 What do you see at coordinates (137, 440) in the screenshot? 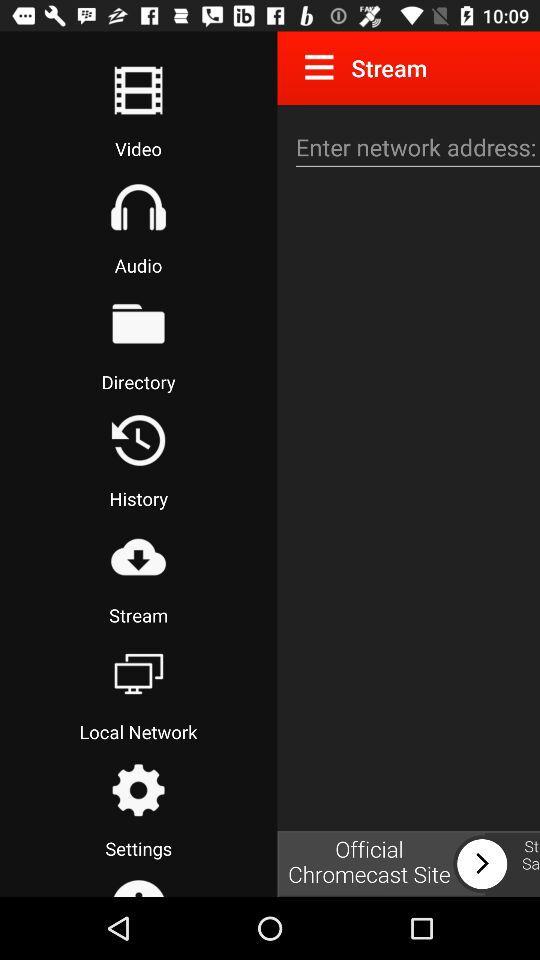
I see `go back` at bounding box center [137, 440].